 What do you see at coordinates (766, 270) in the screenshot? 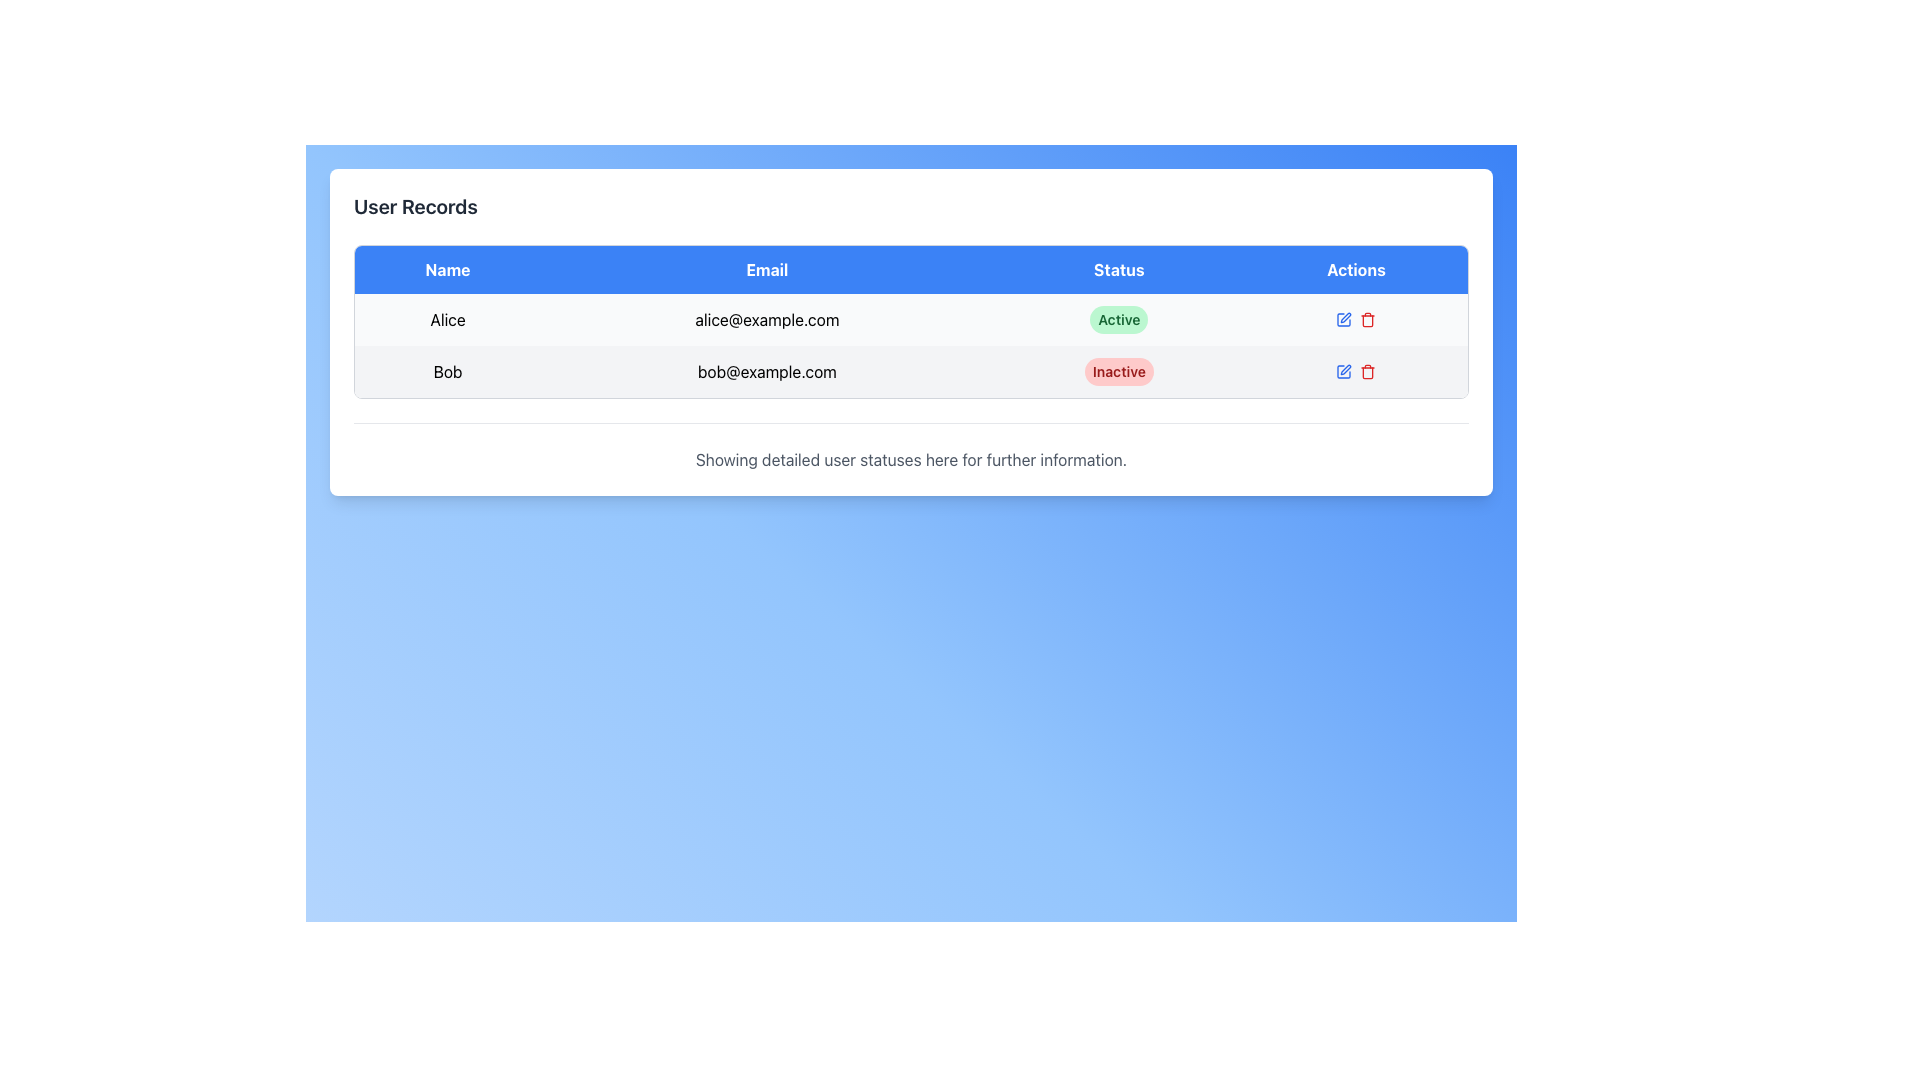
I see `the Table Column Header labeled 'Email' which has a blue background and white bold text, located in the second column of the table` at bounding box center [766, 270].